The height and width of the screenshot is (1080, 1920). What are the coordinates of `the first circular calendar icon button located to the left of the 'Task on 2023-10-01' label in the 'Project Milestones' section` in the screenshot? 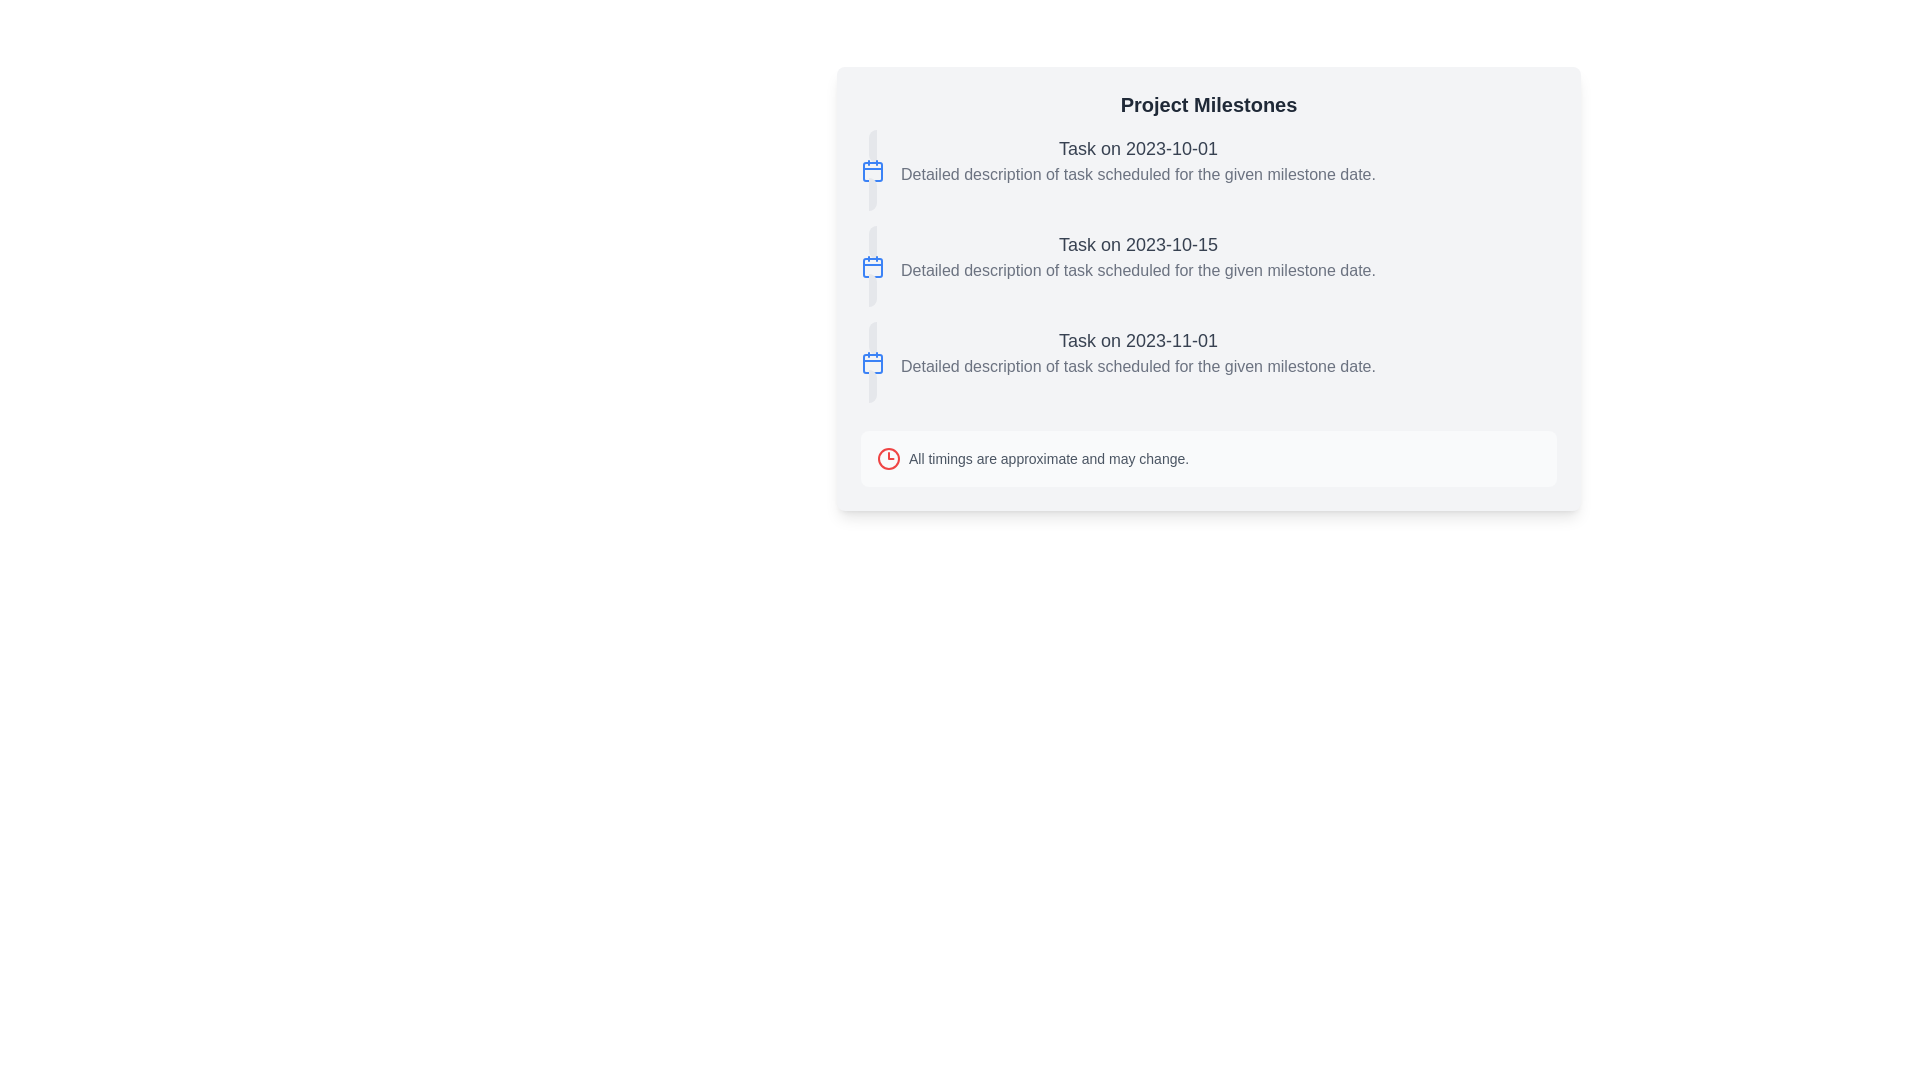 It's located at (873, 168).